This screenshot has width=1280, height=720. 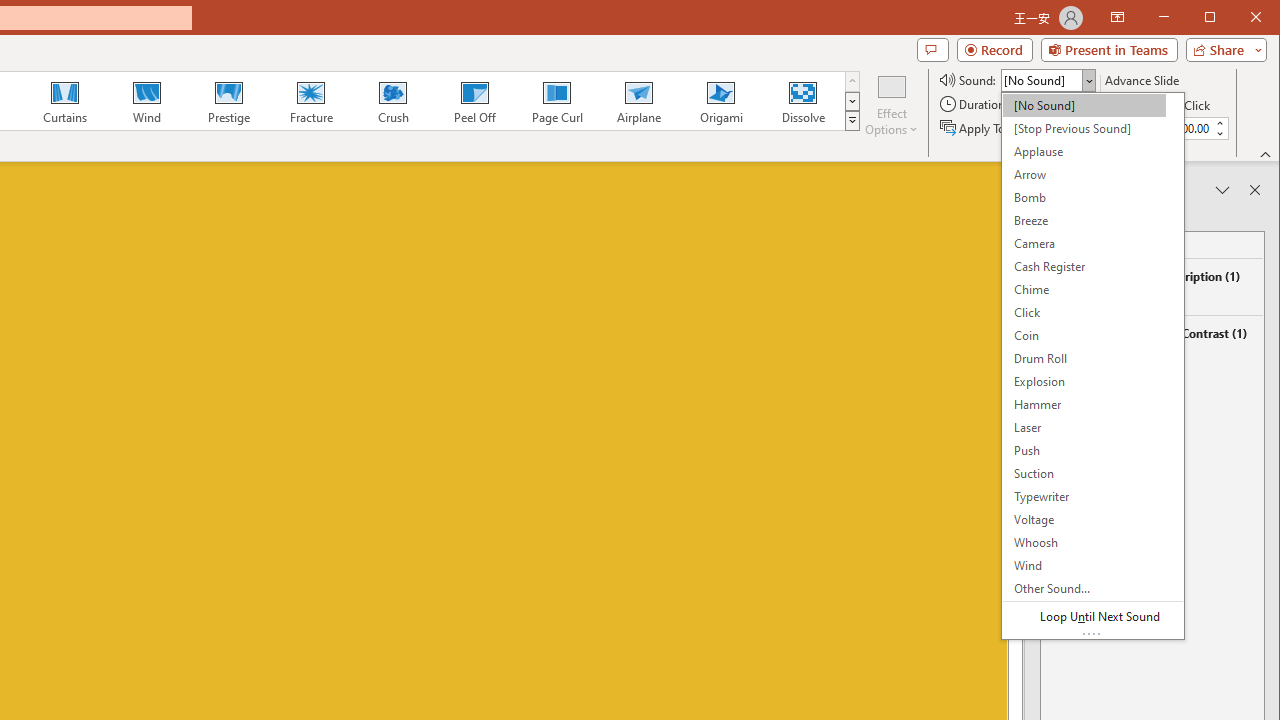 What do you see at coordinates (1218, 123) in the screenshot?
I see `'More'` at bounding box center [1218, 123].